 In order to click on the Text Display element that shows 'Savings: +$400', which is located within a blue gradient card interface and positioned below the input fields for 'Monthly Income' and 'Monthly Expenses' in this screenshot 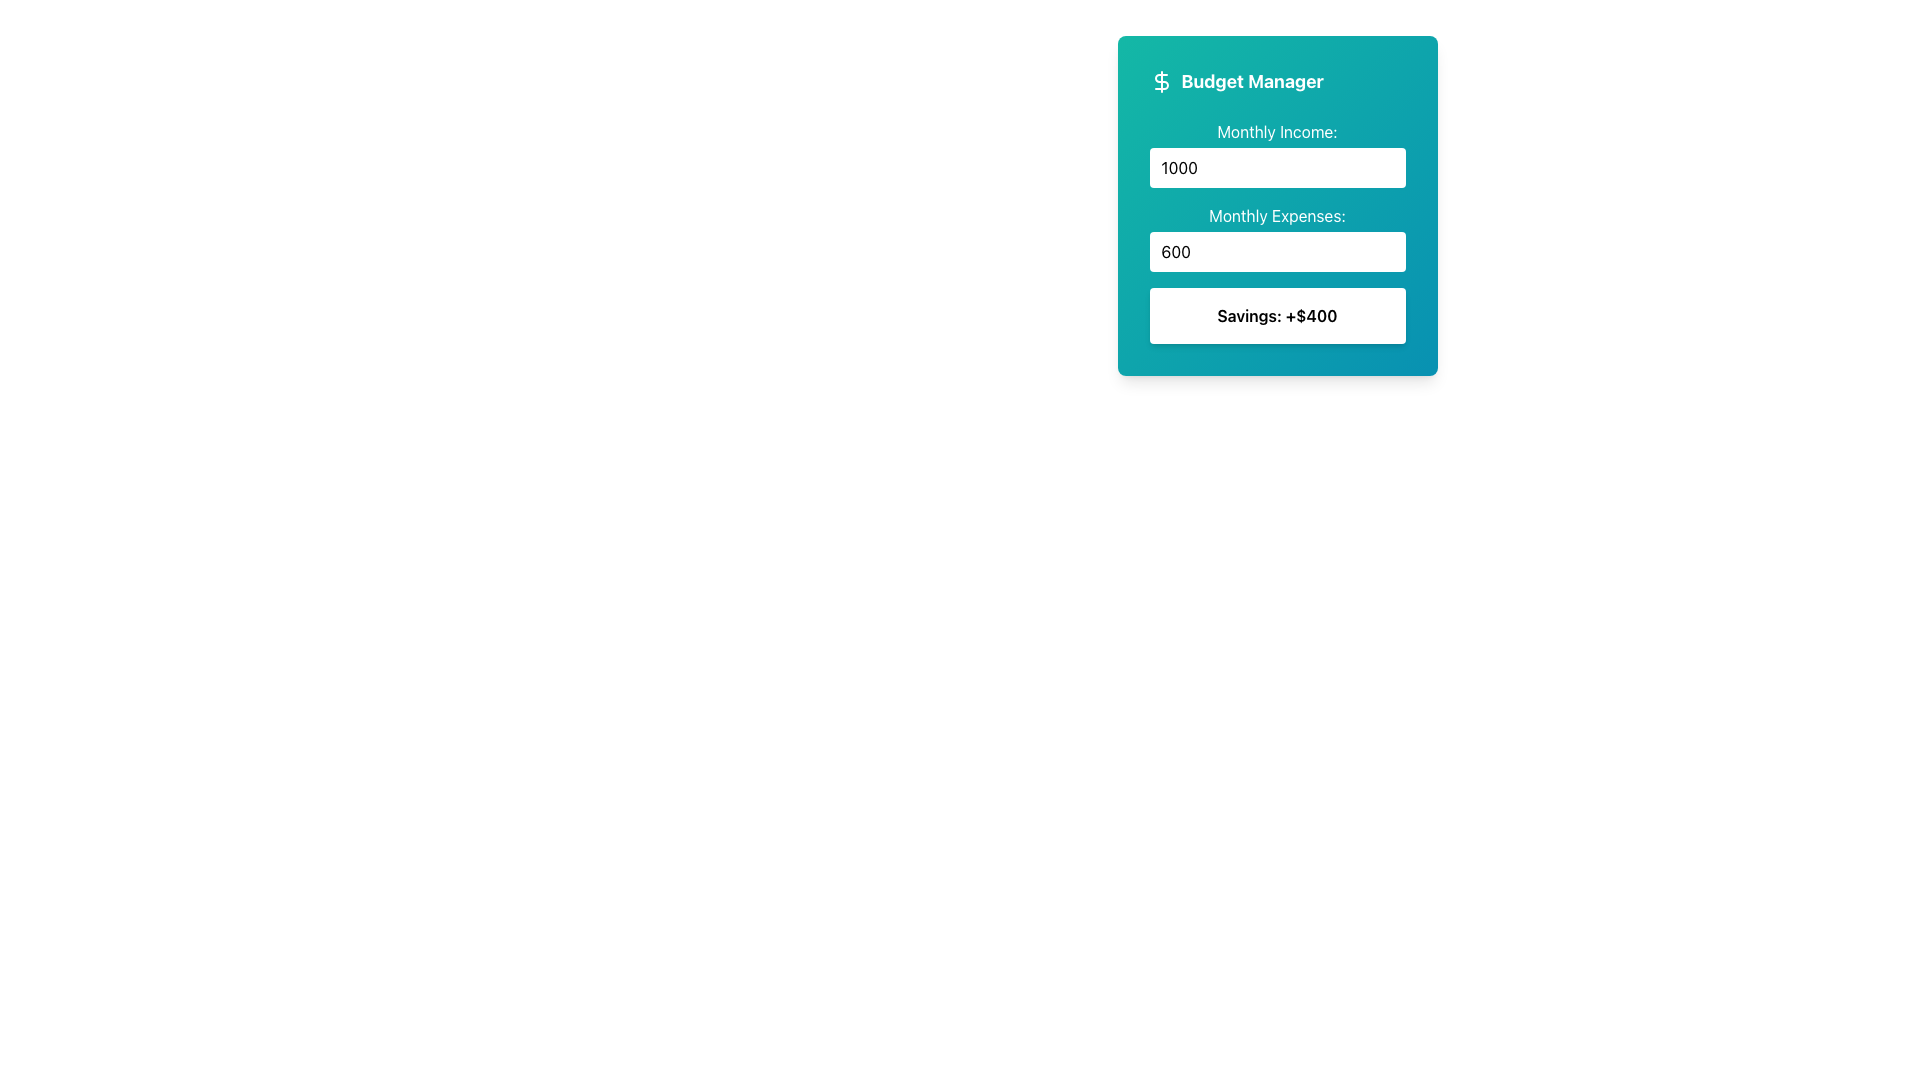, I will do `click(1276, 315)`.